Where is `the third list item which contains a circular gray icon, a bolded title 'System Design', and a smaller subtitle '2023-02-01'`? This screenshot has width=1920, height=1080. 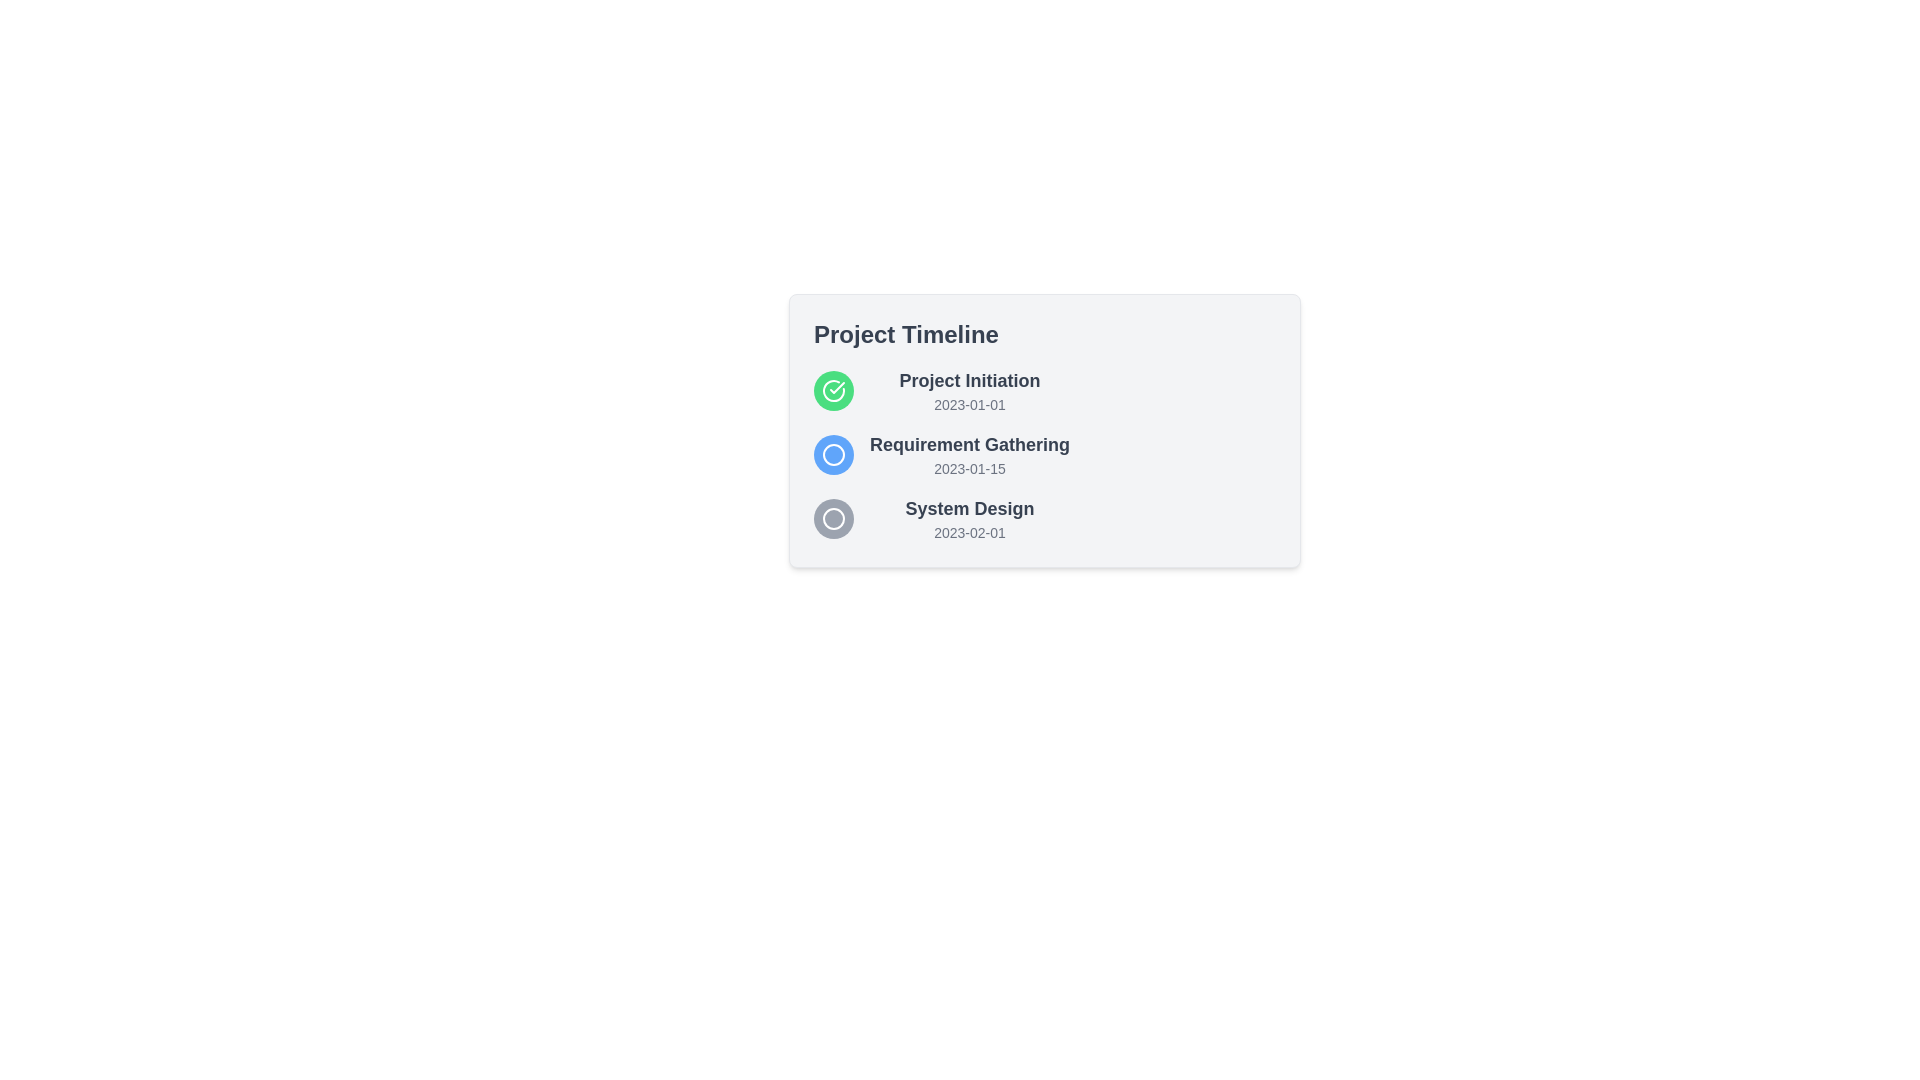
the third list item which contains a circular gray icon, a bolded title 'System Design', and a smaller subtitle '2023-02-01' is located at coordinates (940, 518).